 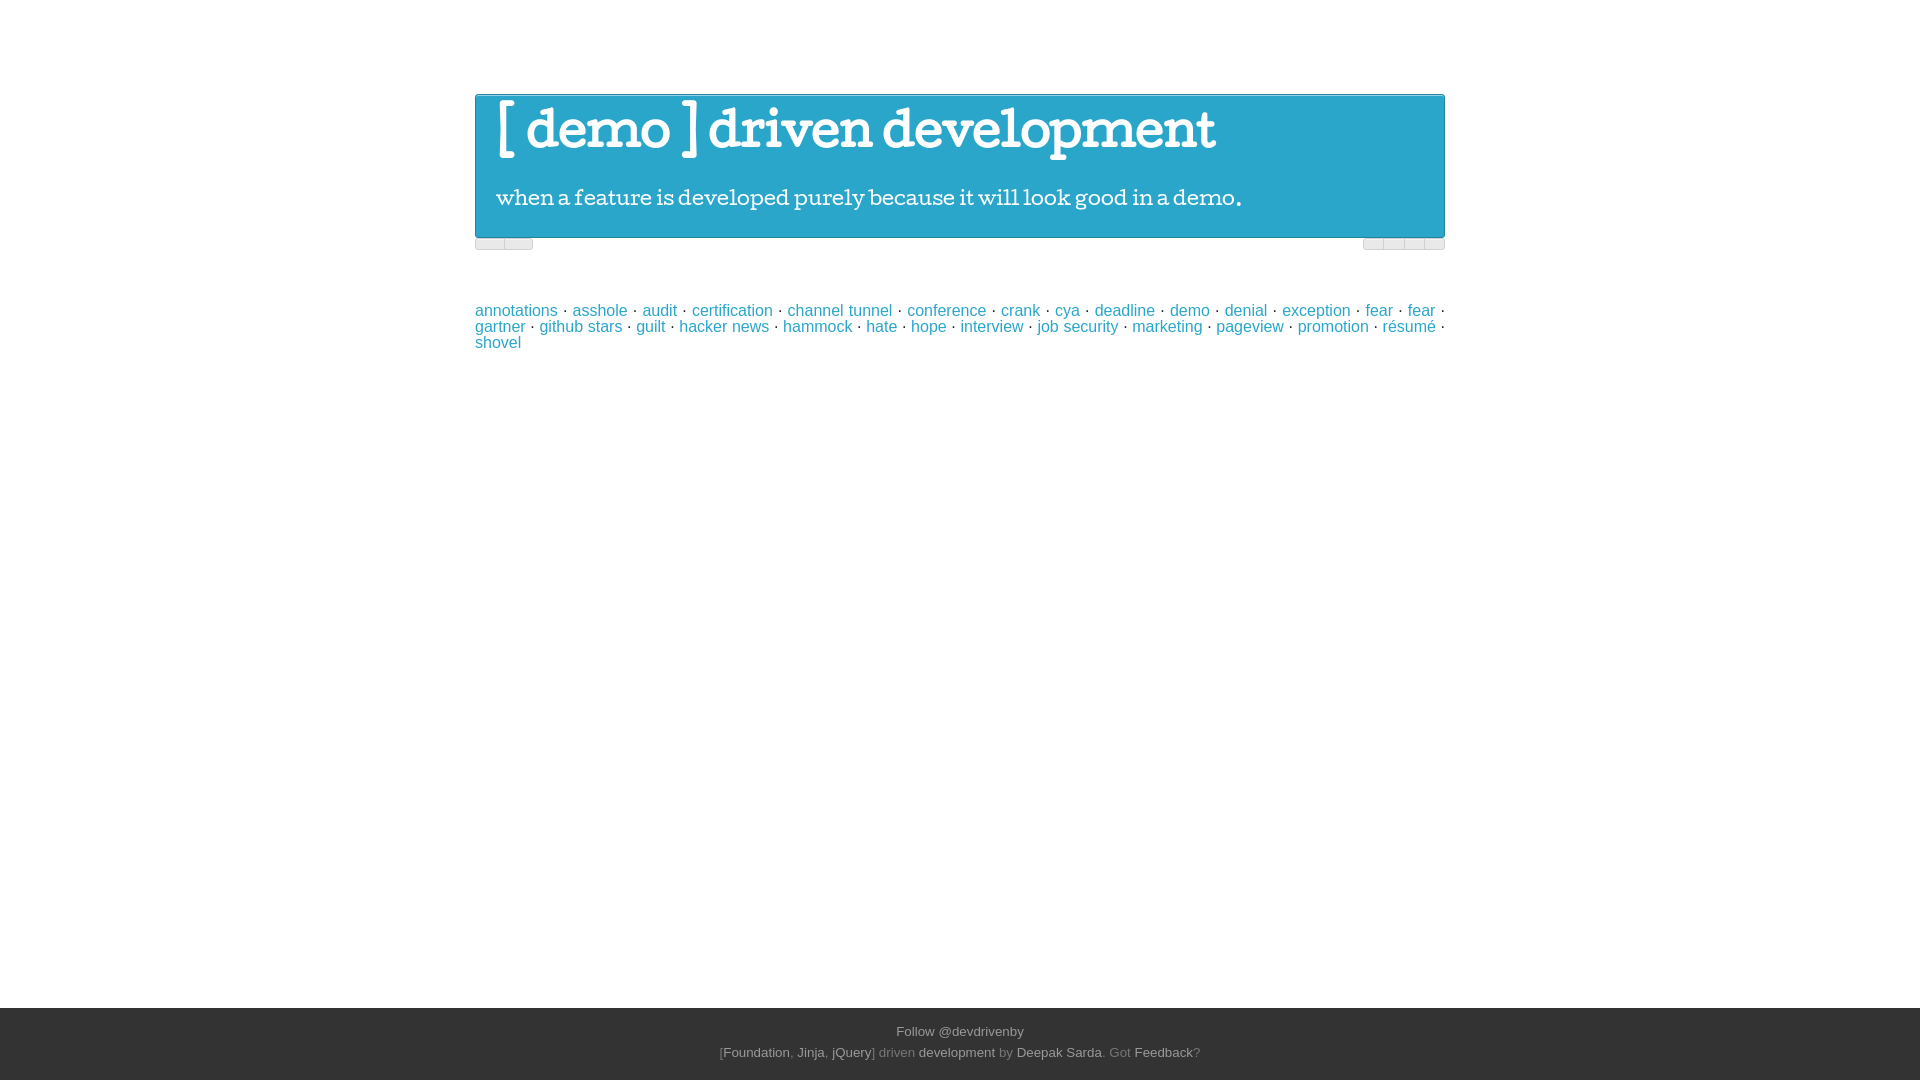 I want to click on 'certification', so click(x=691, y=310).